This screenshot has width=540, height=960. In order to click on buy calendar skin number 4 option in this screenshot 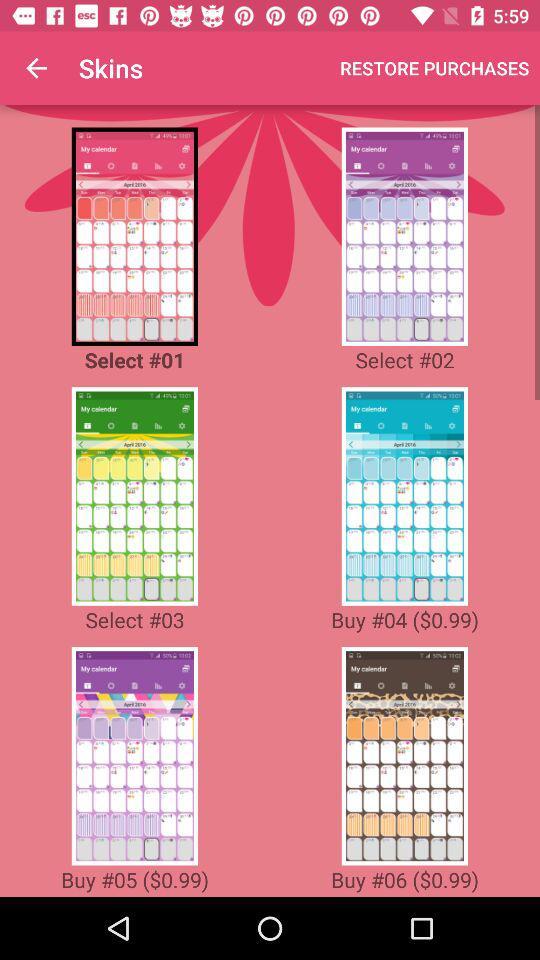, I will do `click(404, 495)`.